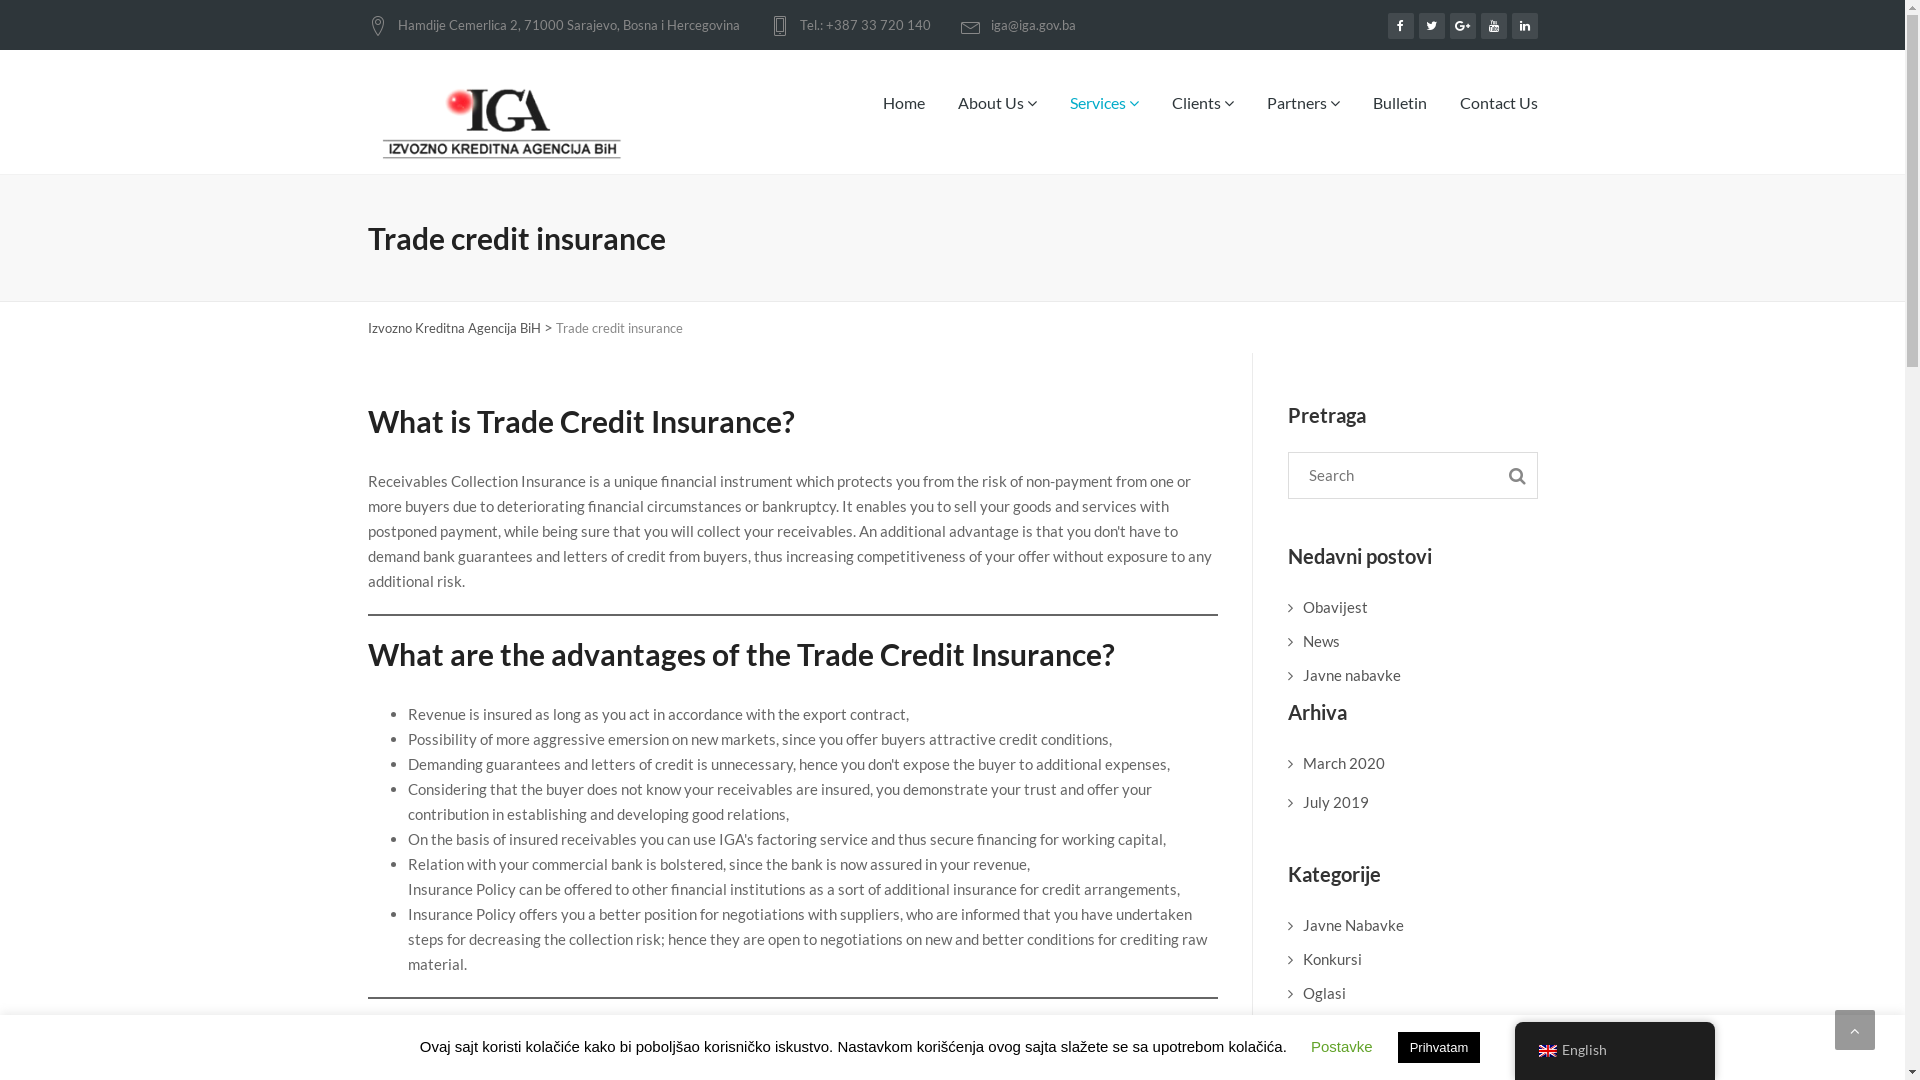 This screenshot has height=1080, width=1920. I want to click on 'English', so click(1545, 1048).